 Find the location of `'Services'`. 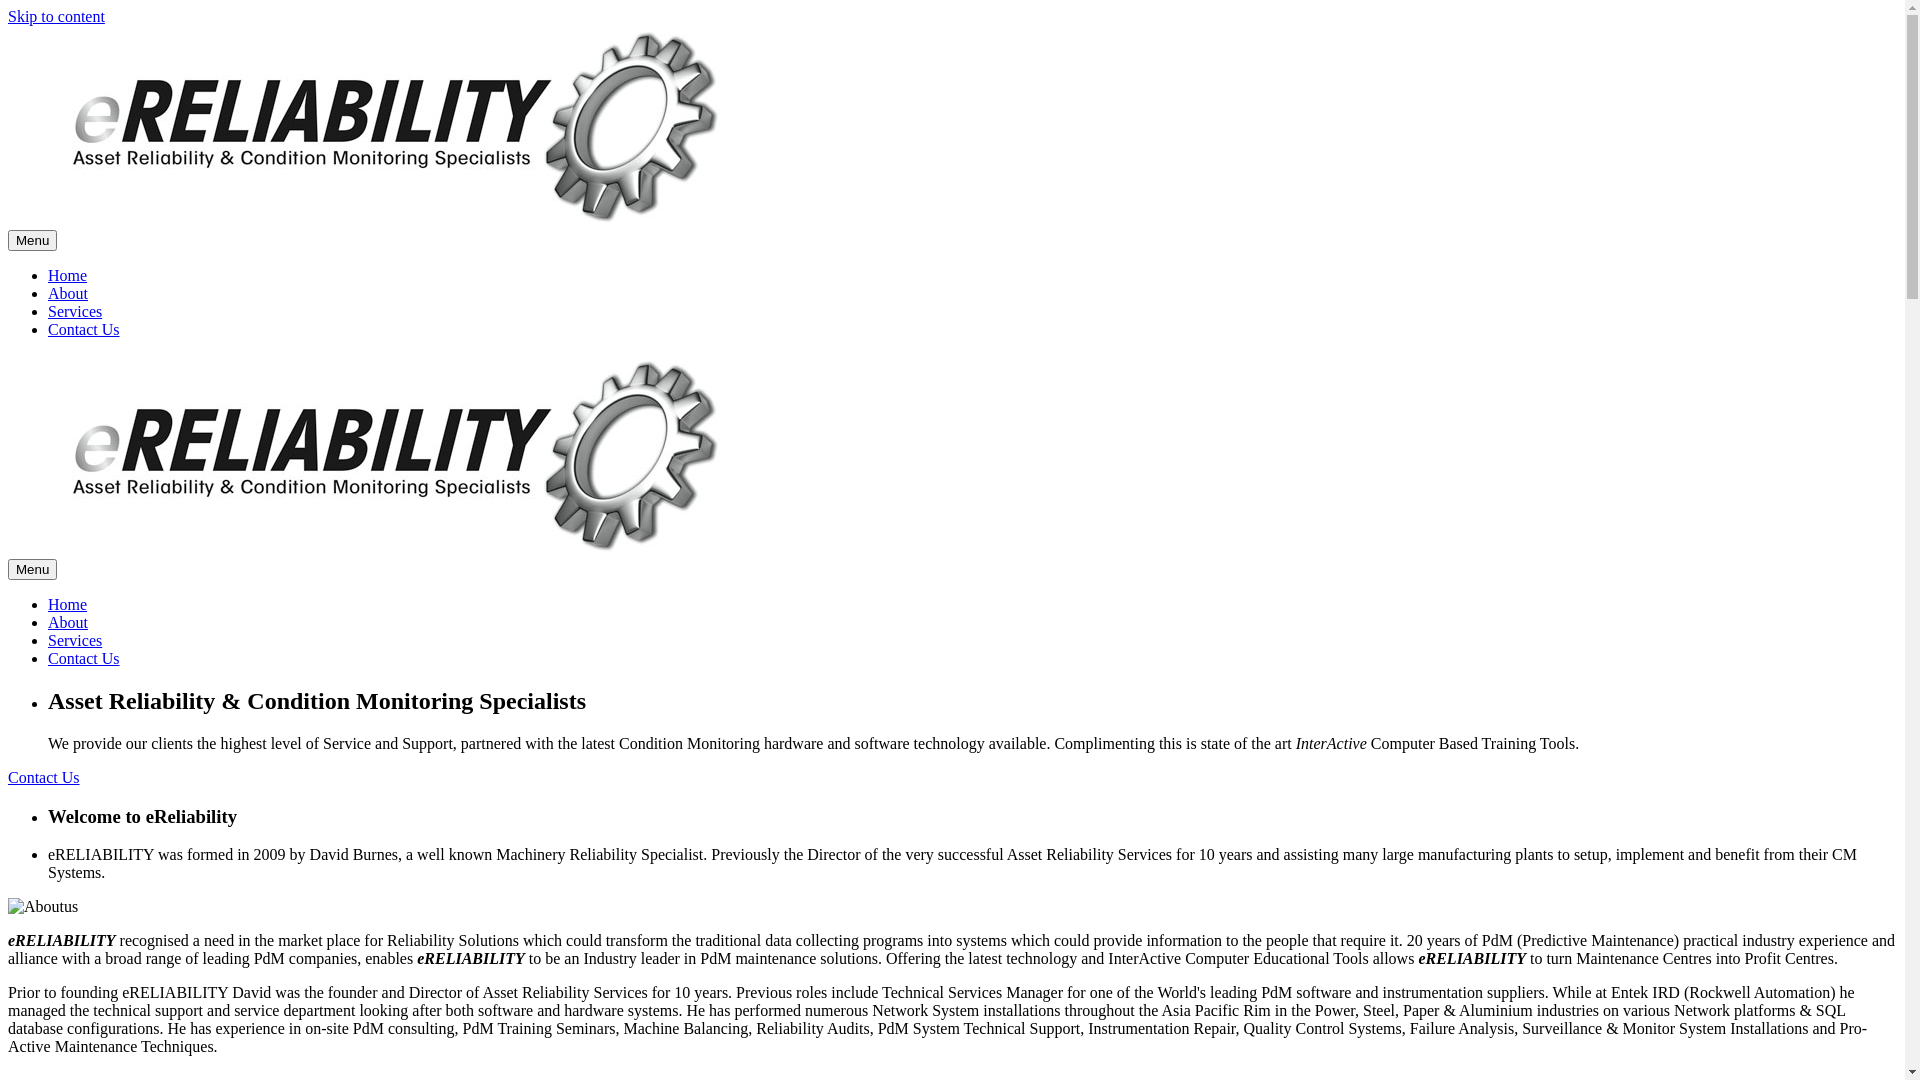

'Services' is located at coordinates (75, 311).